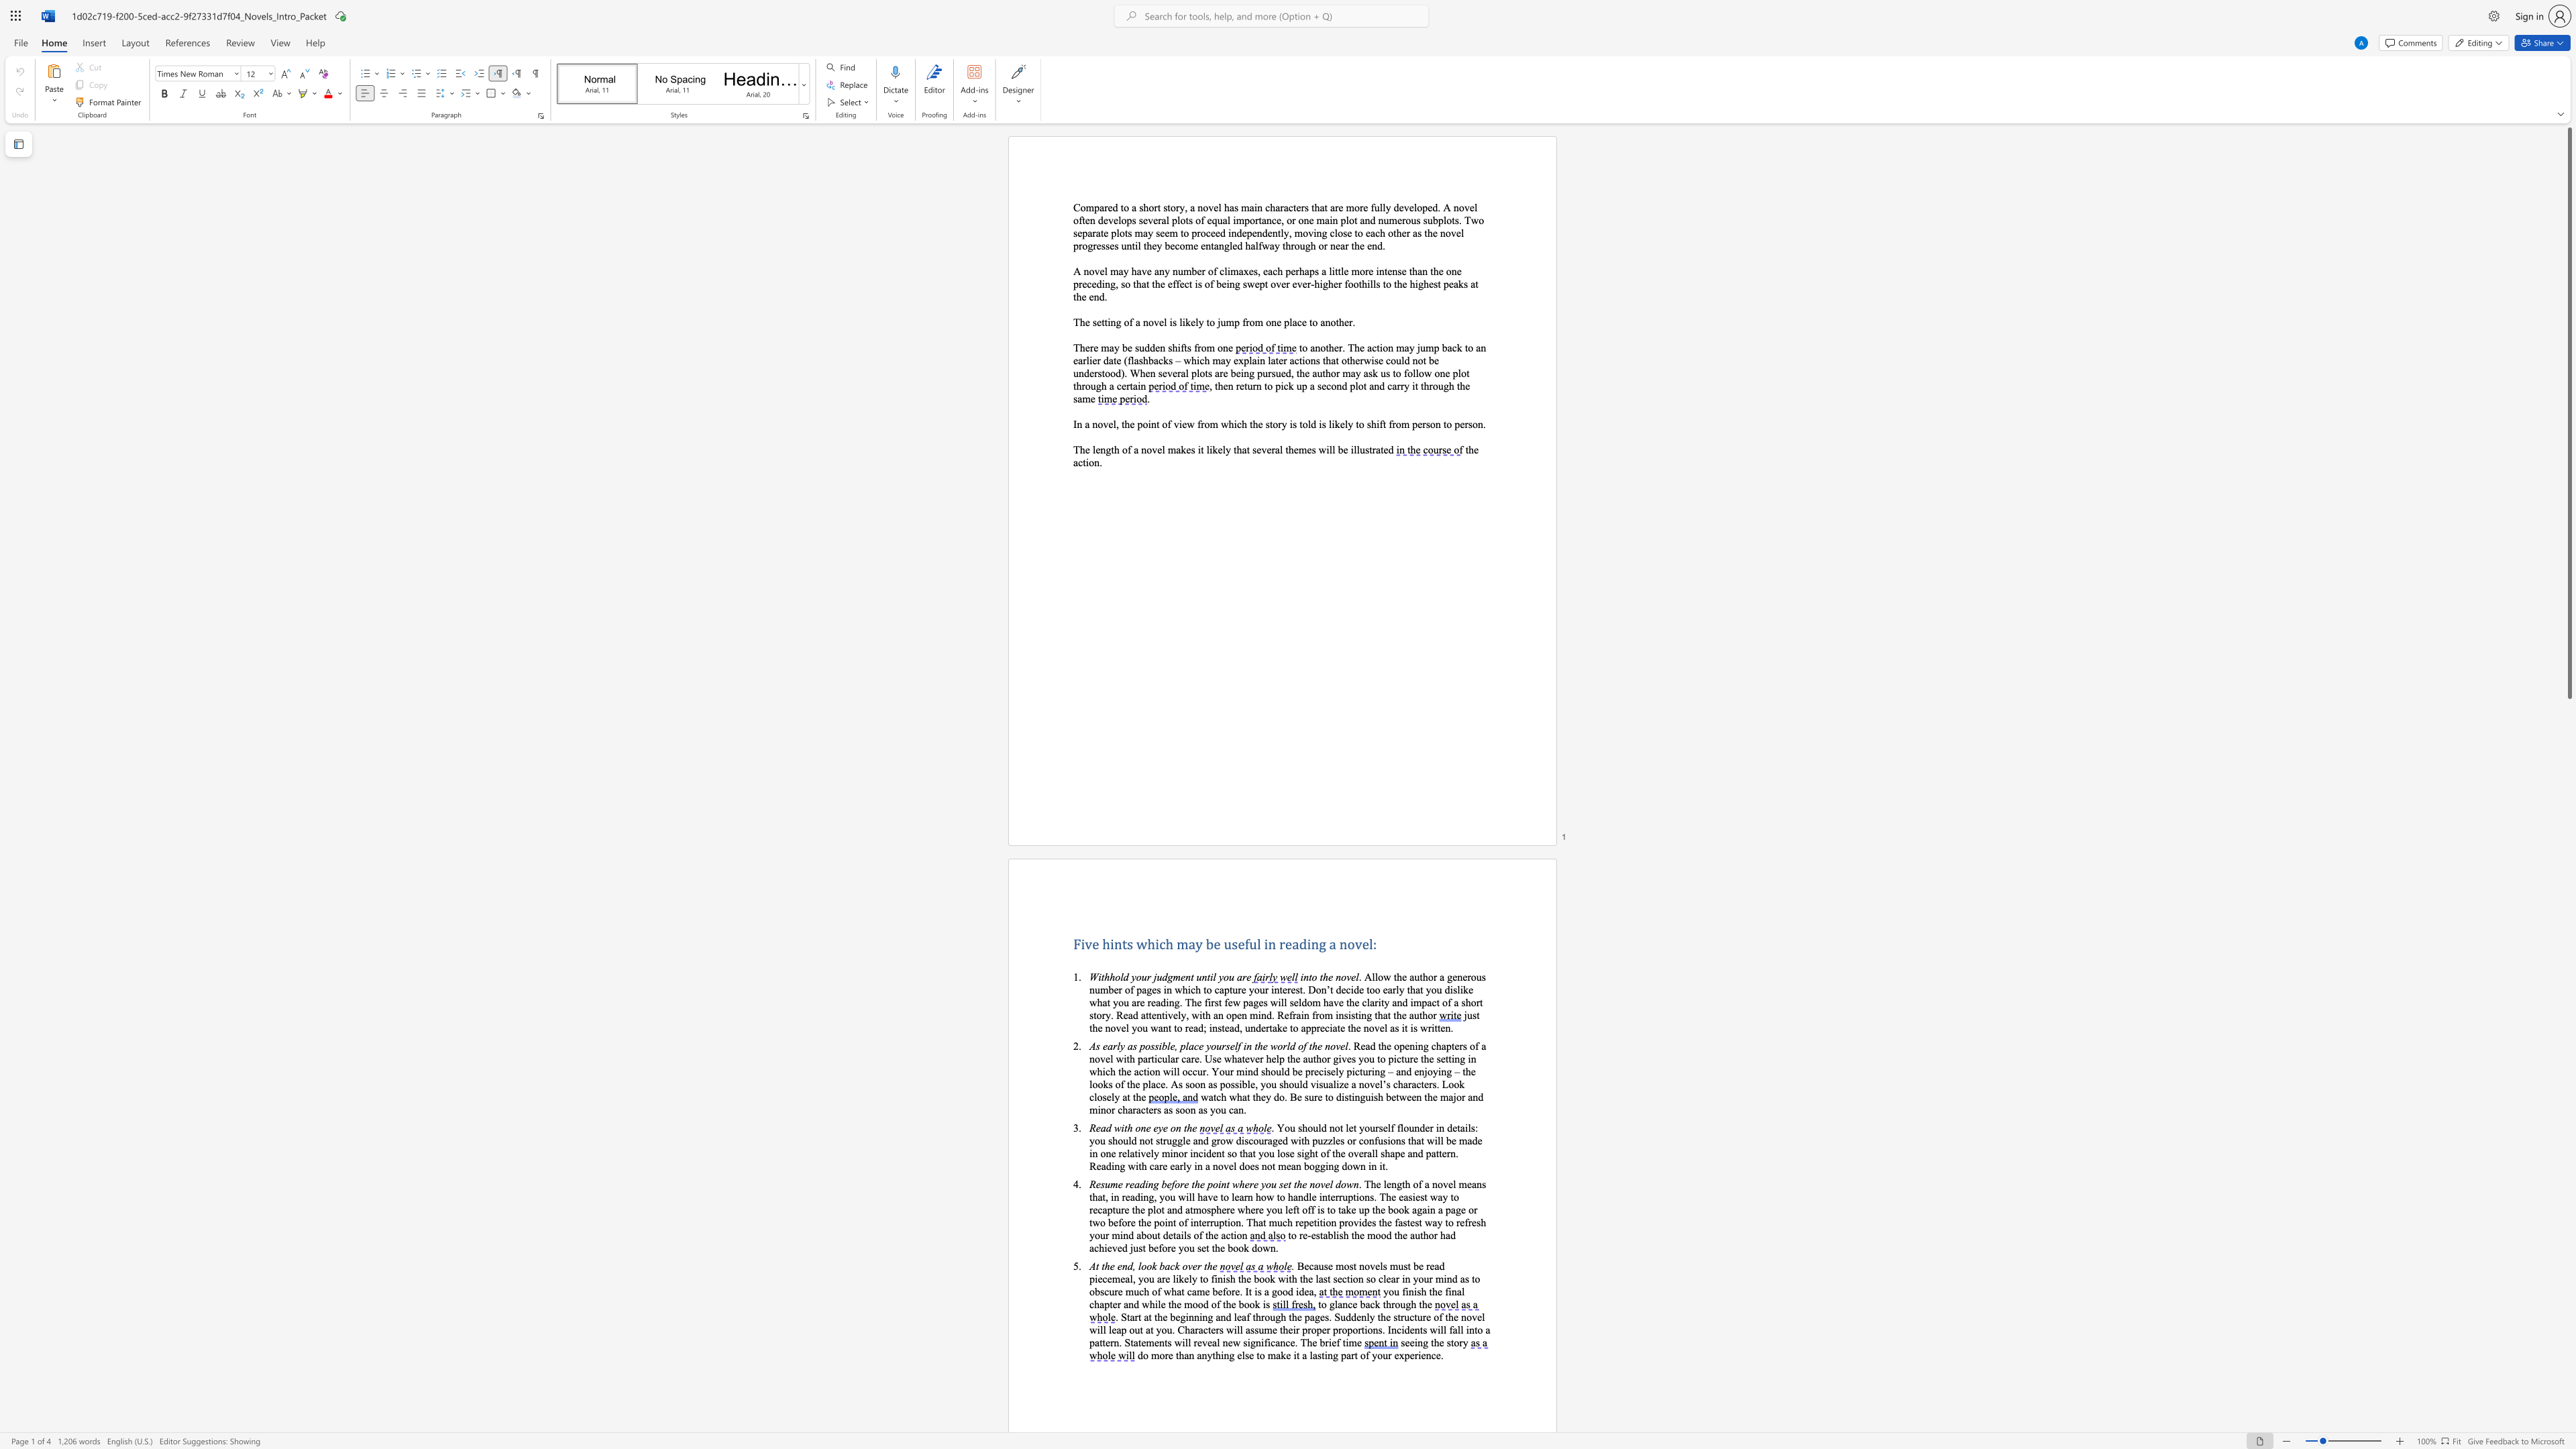 Image resolution: width=2576 pixels, height=1449 pixels. What do you see at coordinates (1124, 1152) in the screenshot?
I see `the 1th character "e" in the text` at bounding box center [1124, 1152].